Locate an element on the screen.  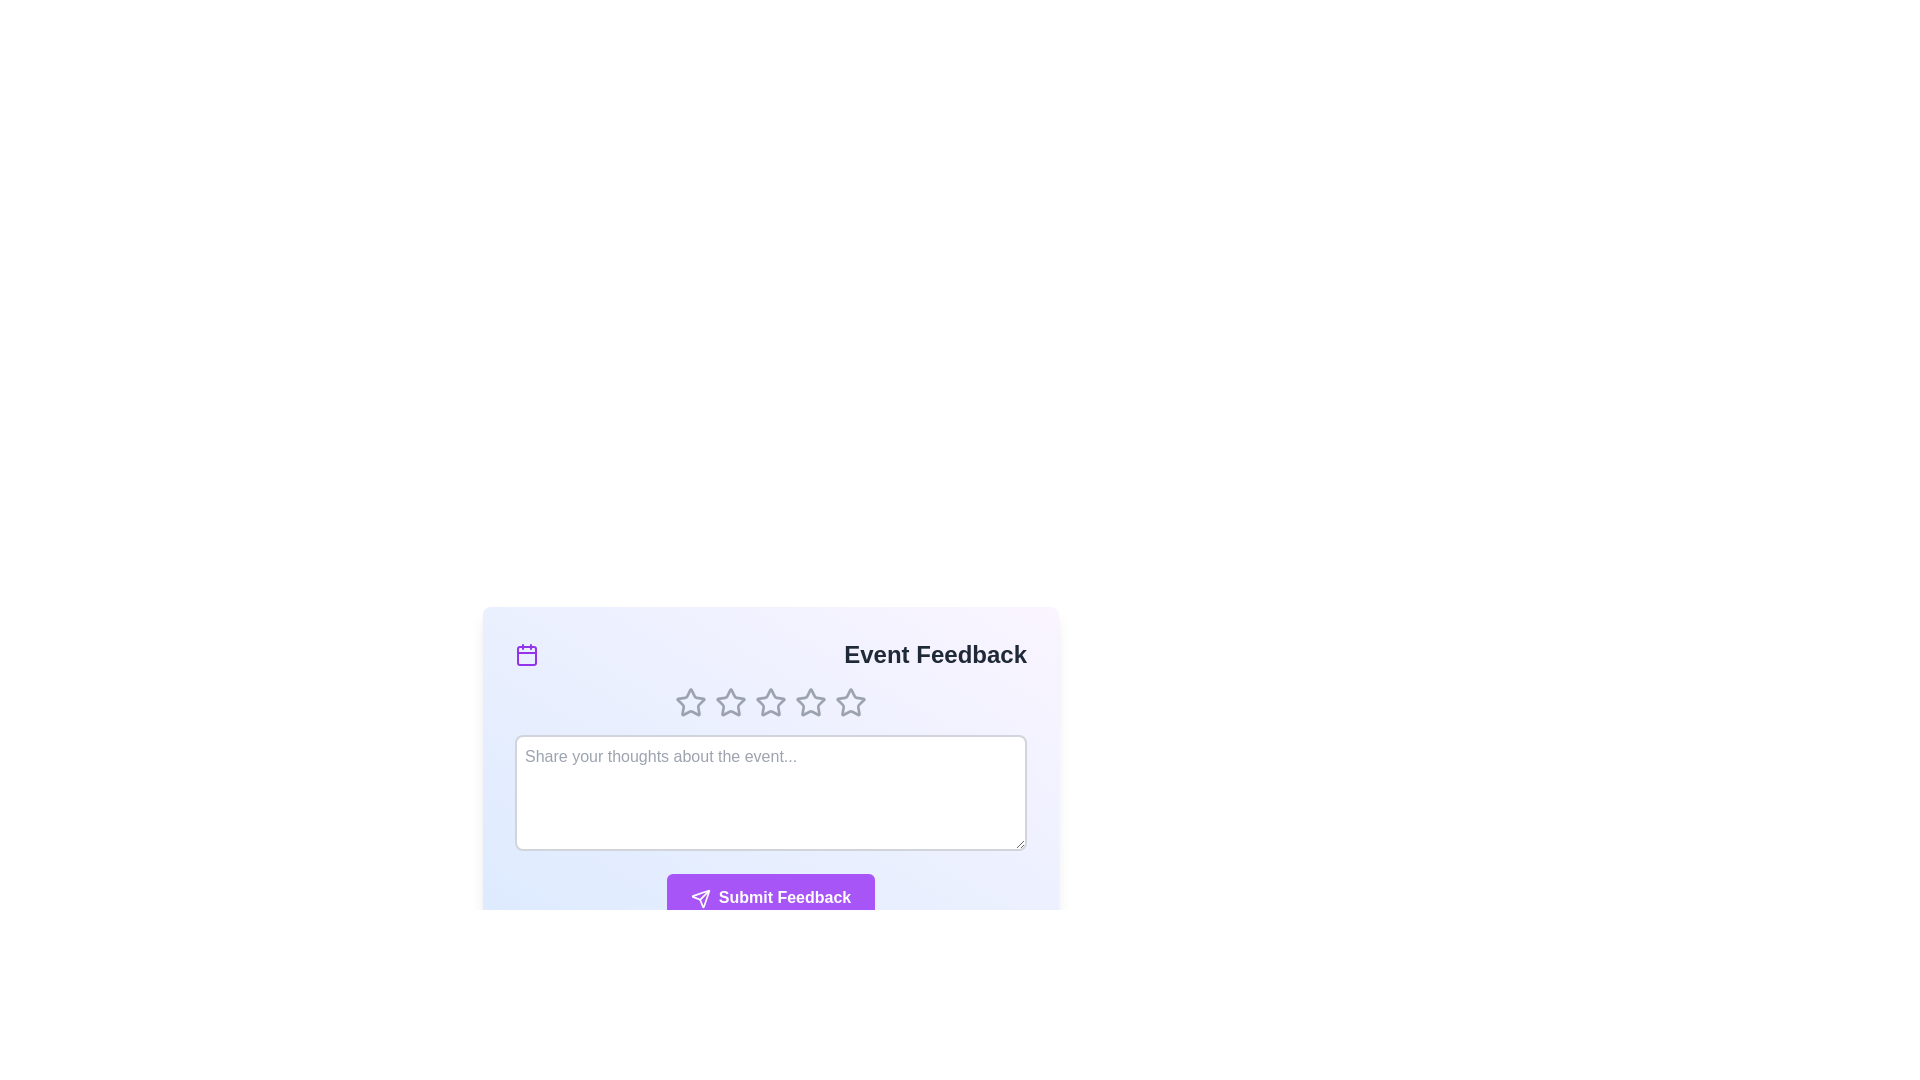
the second hollow star icon in the feedback rating section, located centrally below the 'Event Feedback' title is located at coordinates (729, 701).